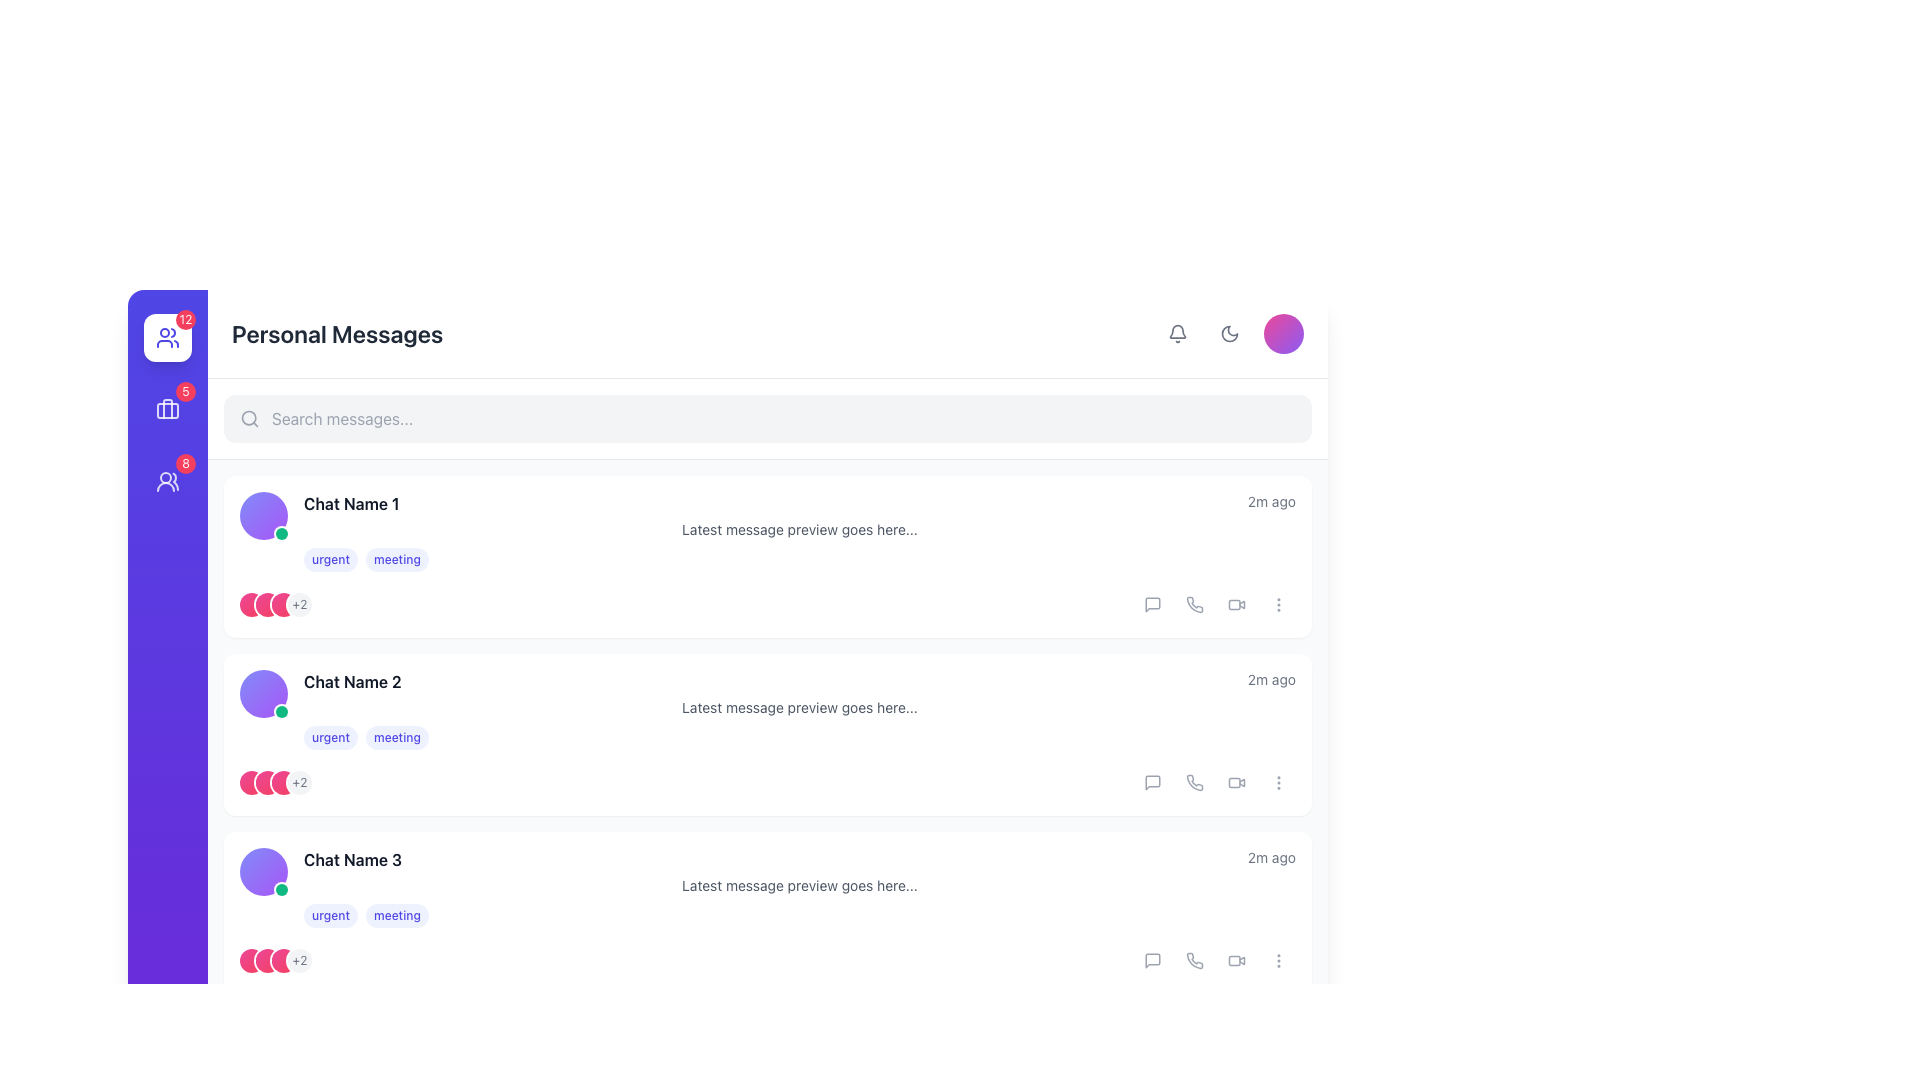 This screenshot has height=1080, width=1920. What do you see at coordinates (353, 859) in the screenshot?
I see `text label displaying 'Chat Name 3' which is styled as the main heading in bold, dark gray font, located towards the bottom of the chat list interface` at bounding box center [353, 859].